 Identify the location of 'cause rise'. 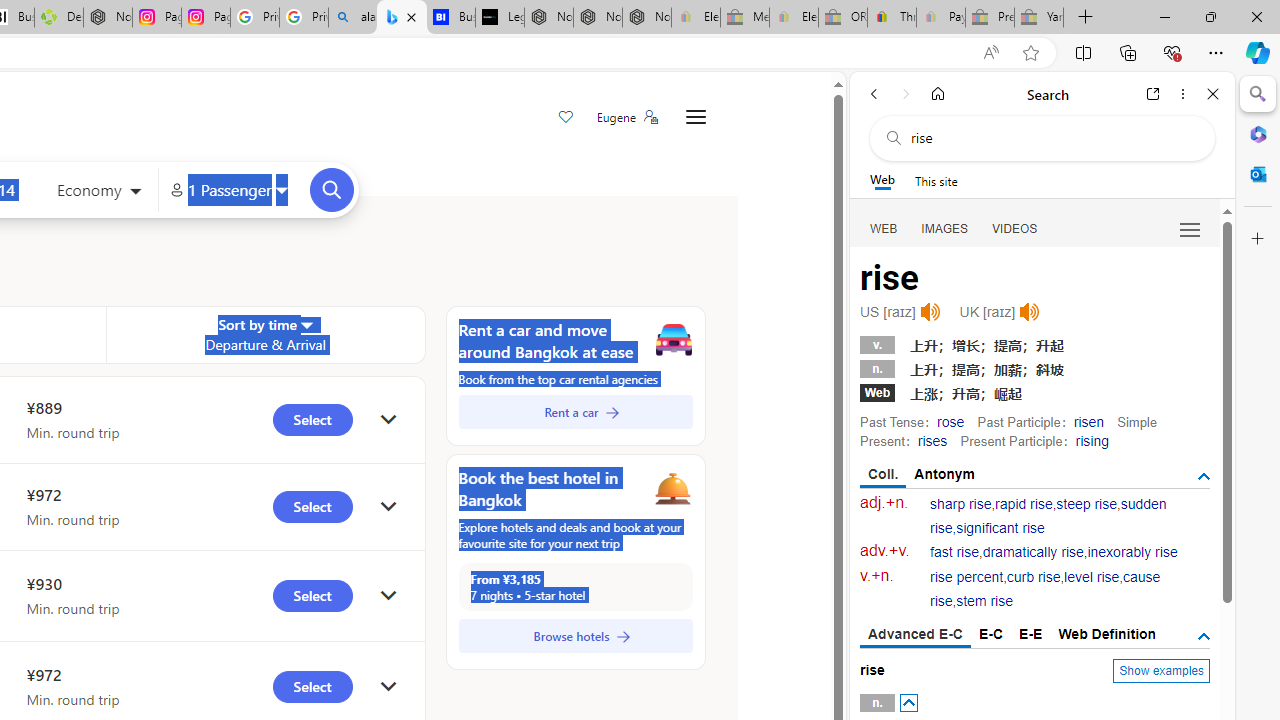
(1044, 588).